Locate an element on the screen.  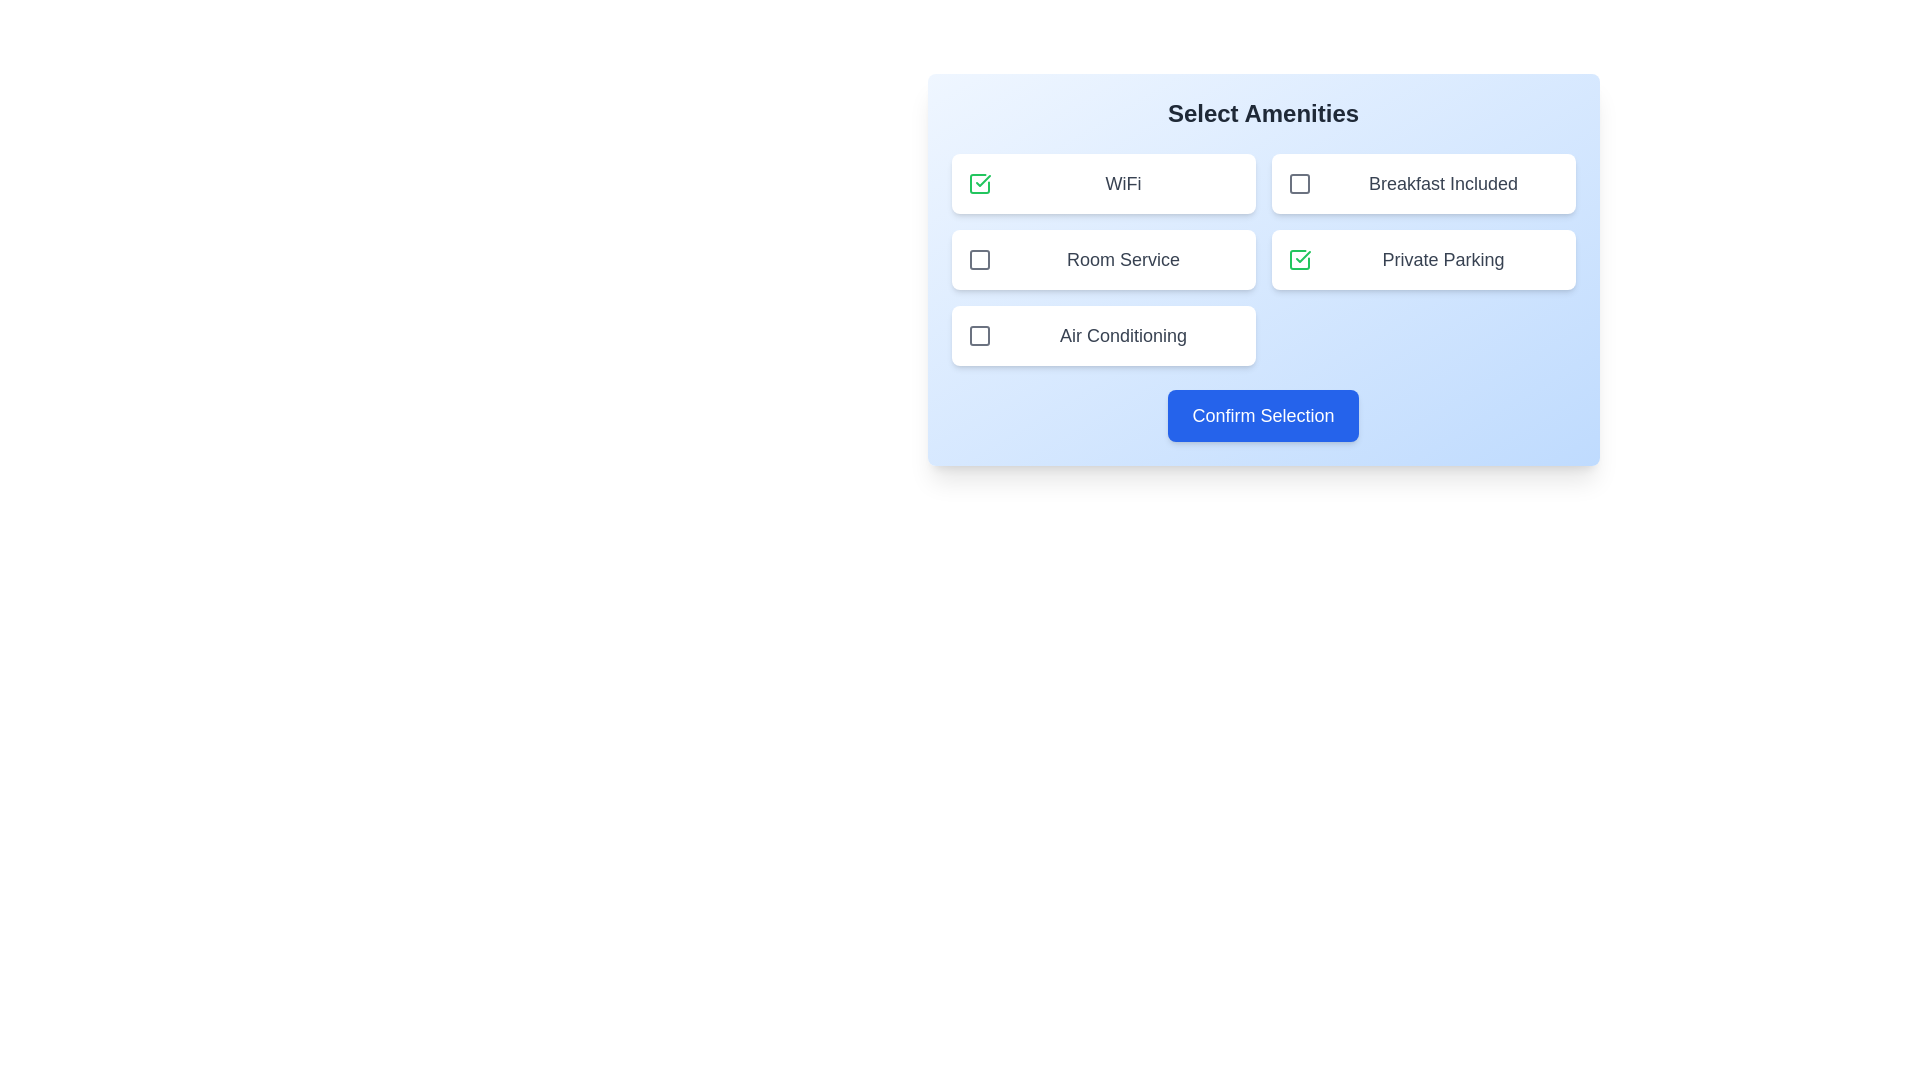
the checkbox labeled 'Air Conditioning' is located at coordinates (1102, 334).